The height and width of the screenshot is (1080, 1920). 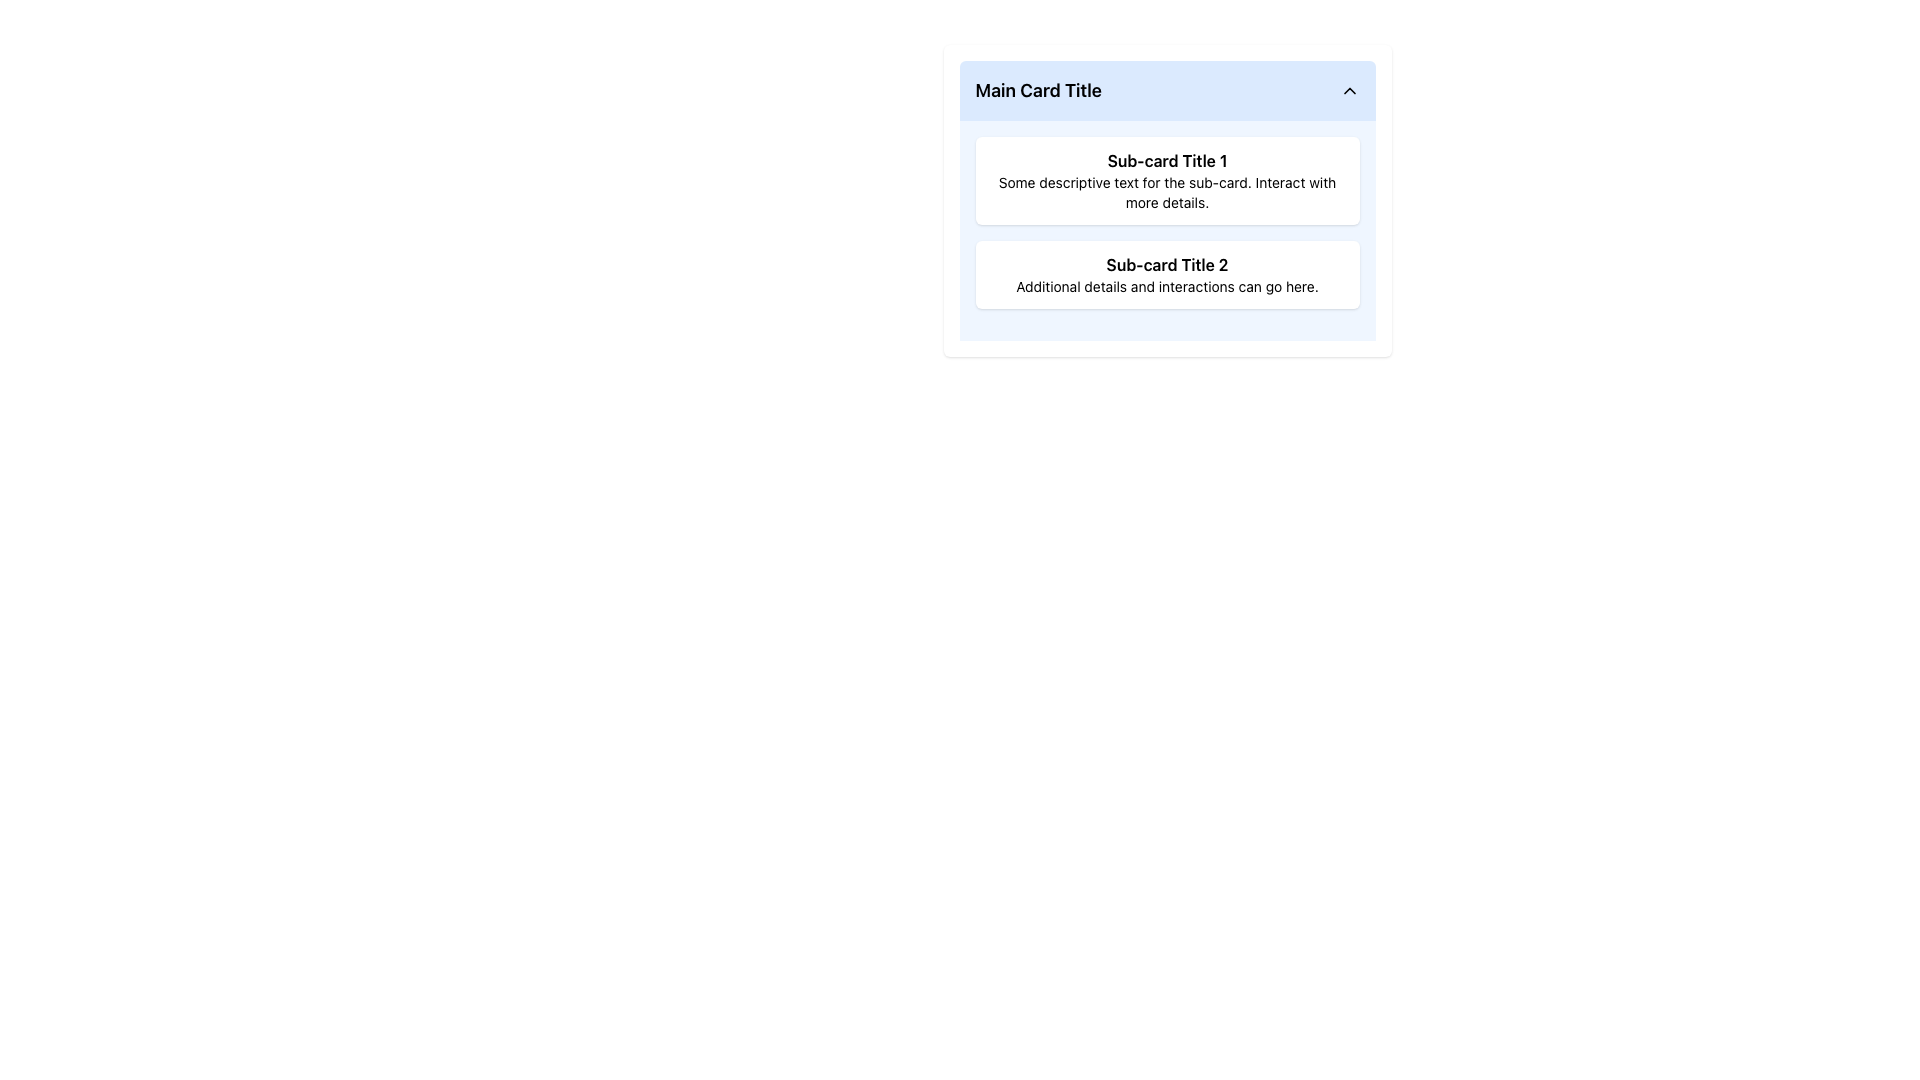 What do you see at coordinates (1167, 181) in the screenshot?
I see `descriptive text in the first sub-card titled 'Sub-card Title 1', which is styled in a white rectangular box with a shadow effect` at bounding box center [1167, 181].